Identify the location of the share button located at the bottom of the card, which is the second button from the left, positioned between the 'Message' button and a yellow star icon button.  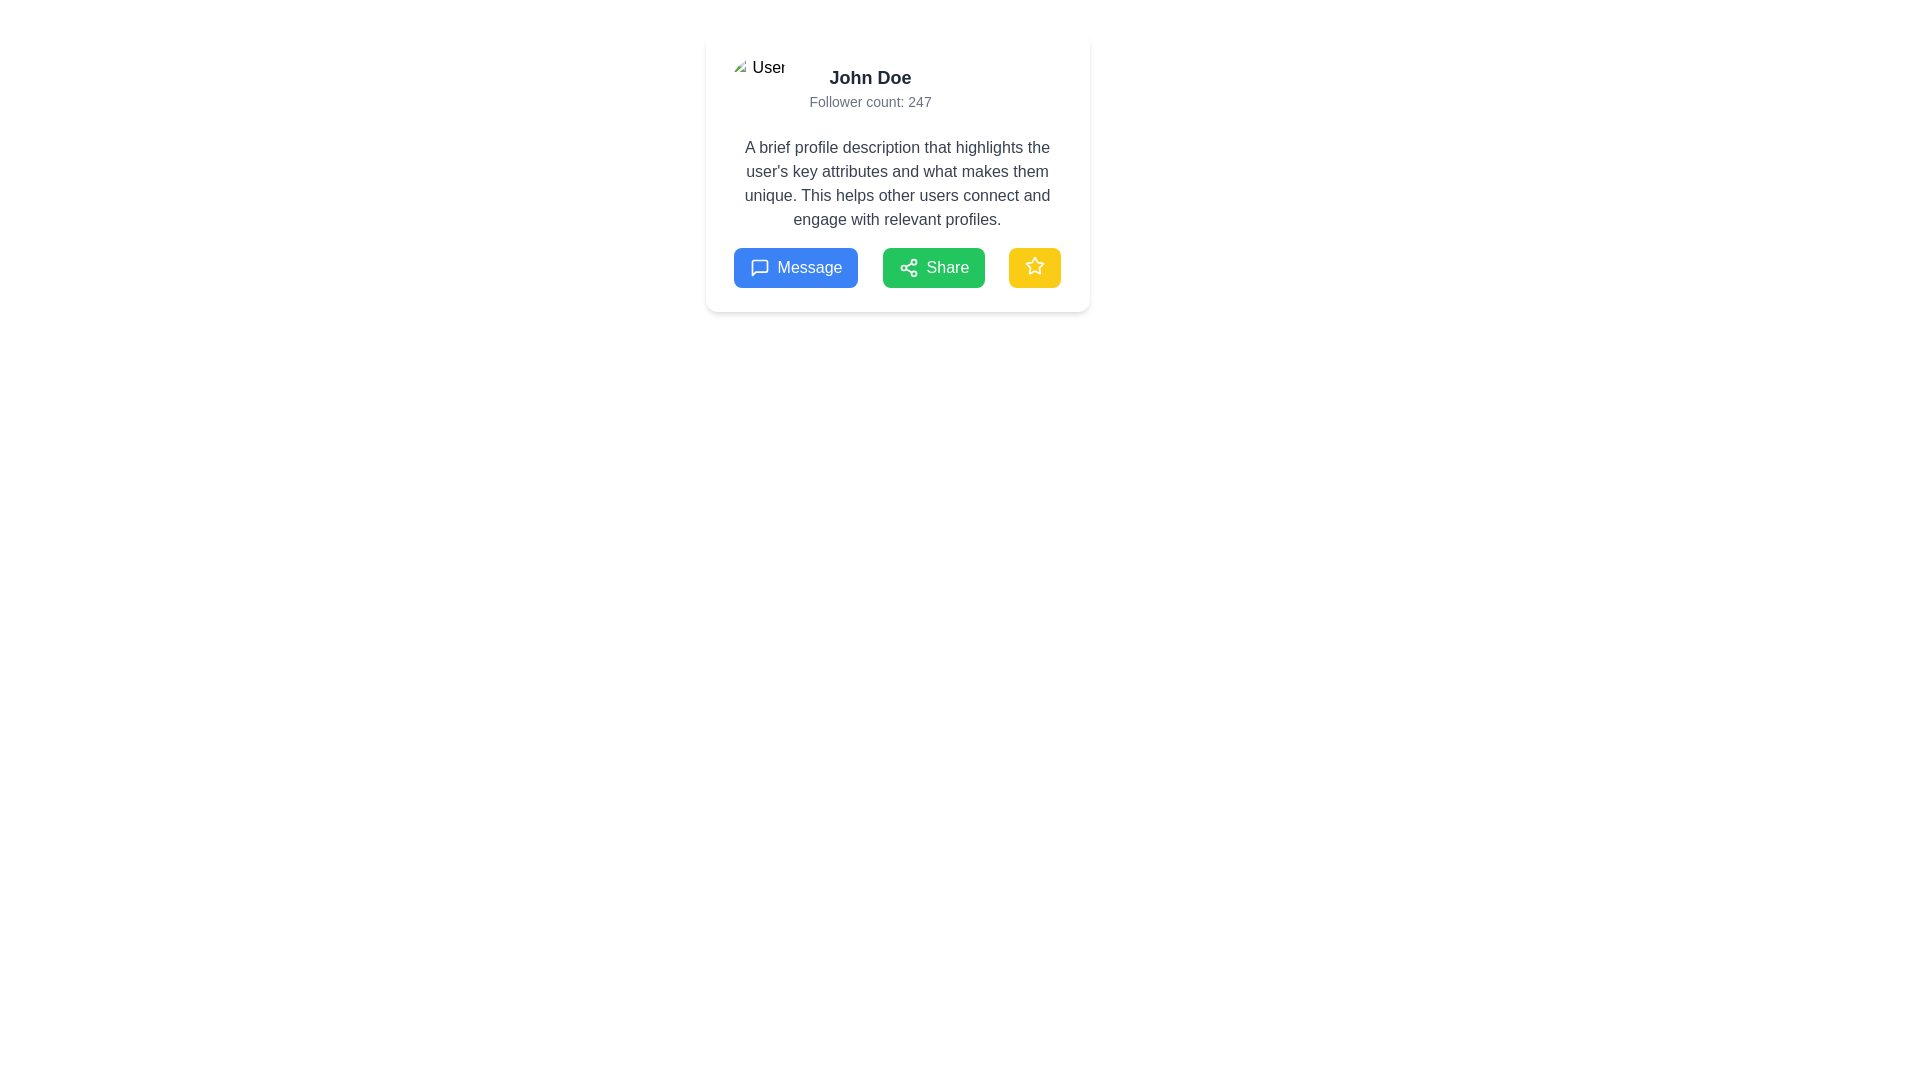
(896, 266).